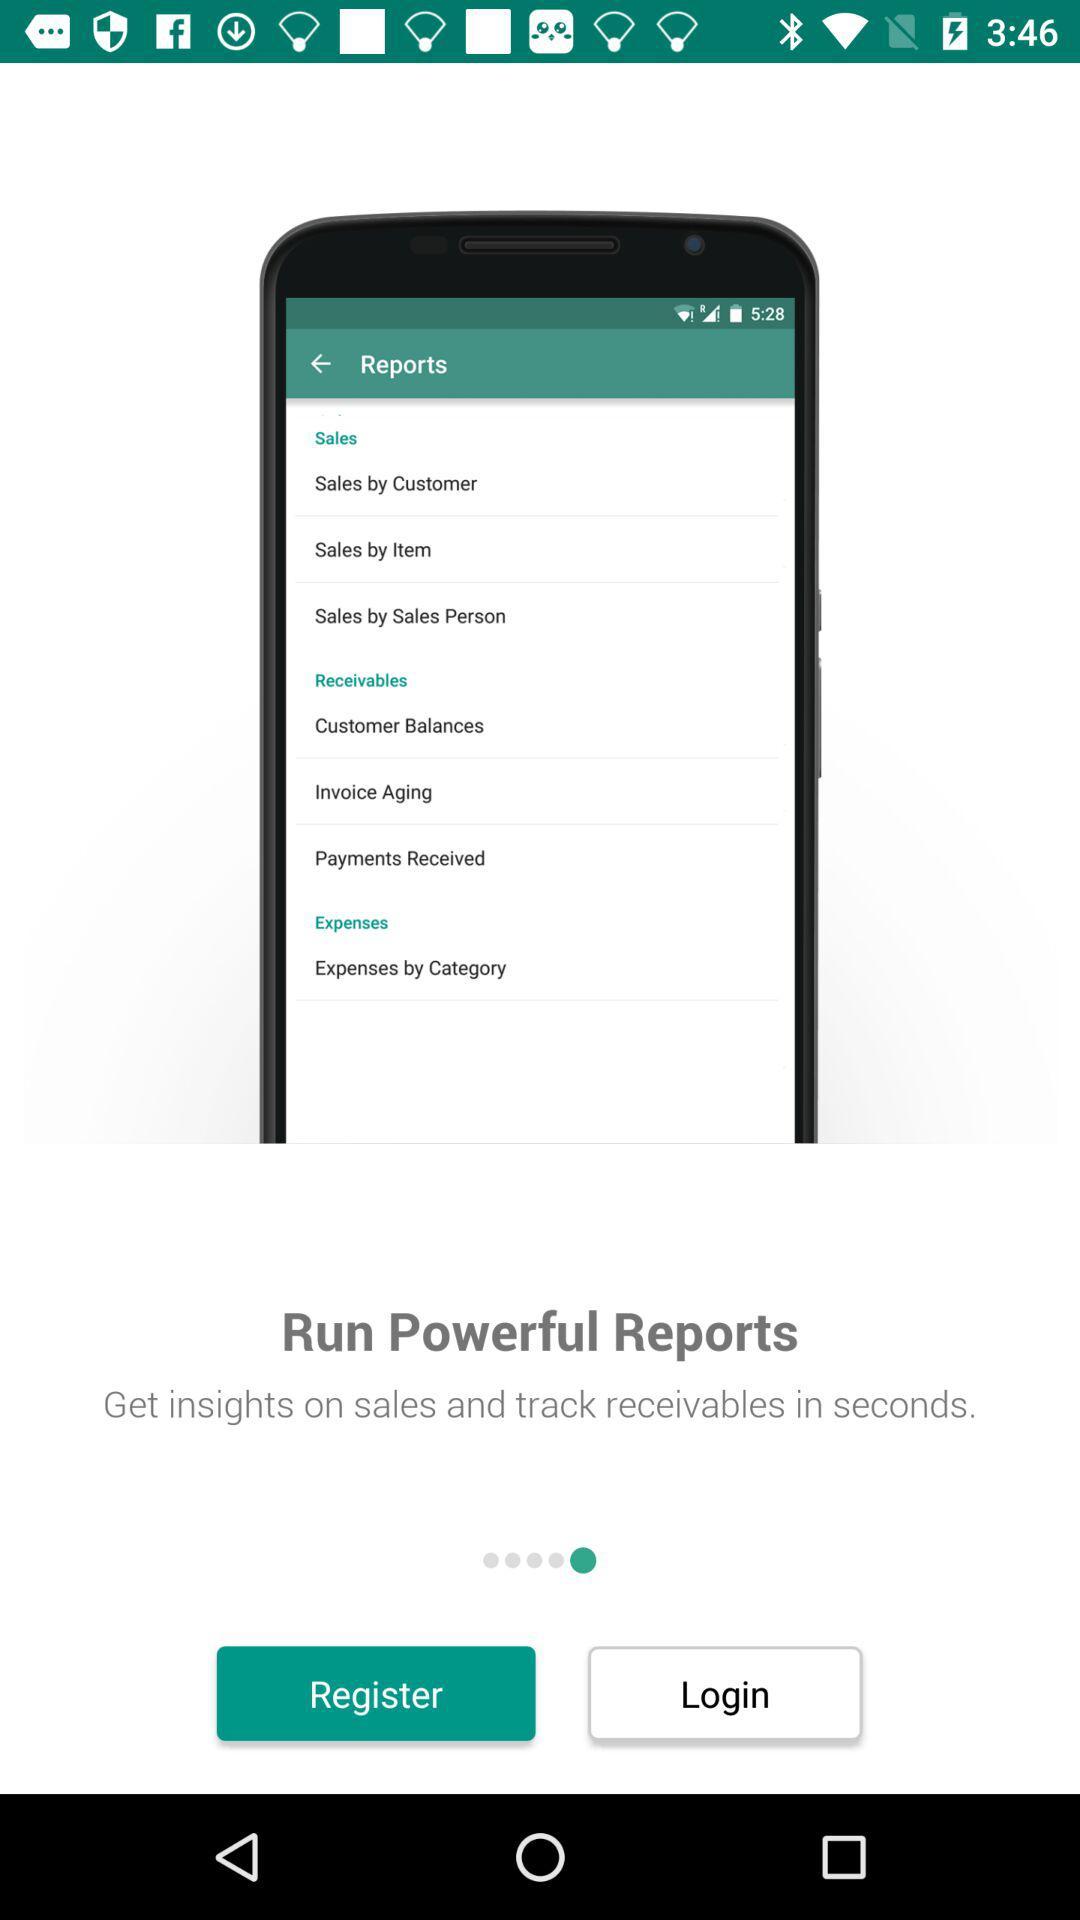 The width and height of the screenshot is (1080, 1920). Describe the element at coordinates (376, 1692) in the screenshot. I see `the register item` at that location.